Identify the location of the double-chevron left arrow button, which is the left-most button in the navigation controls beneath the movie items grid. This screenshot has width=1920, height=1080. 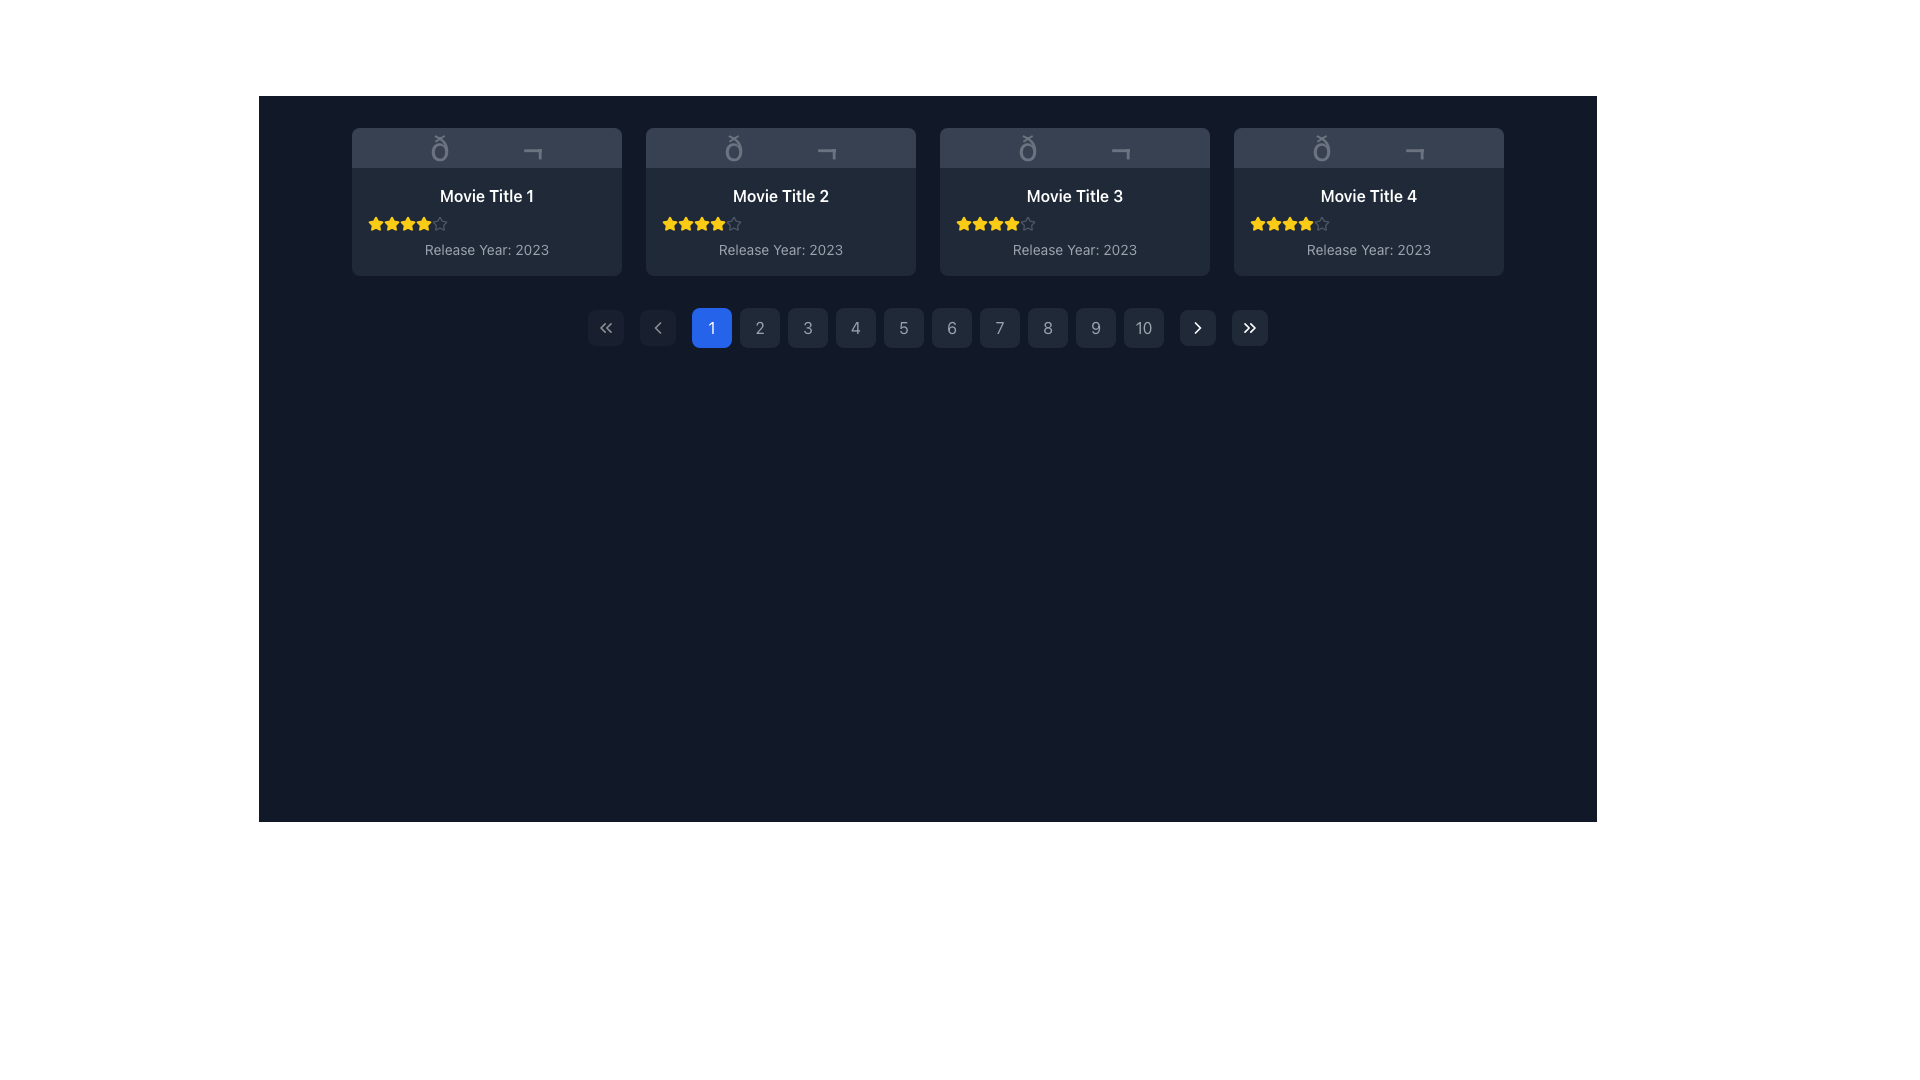
(604, 326).